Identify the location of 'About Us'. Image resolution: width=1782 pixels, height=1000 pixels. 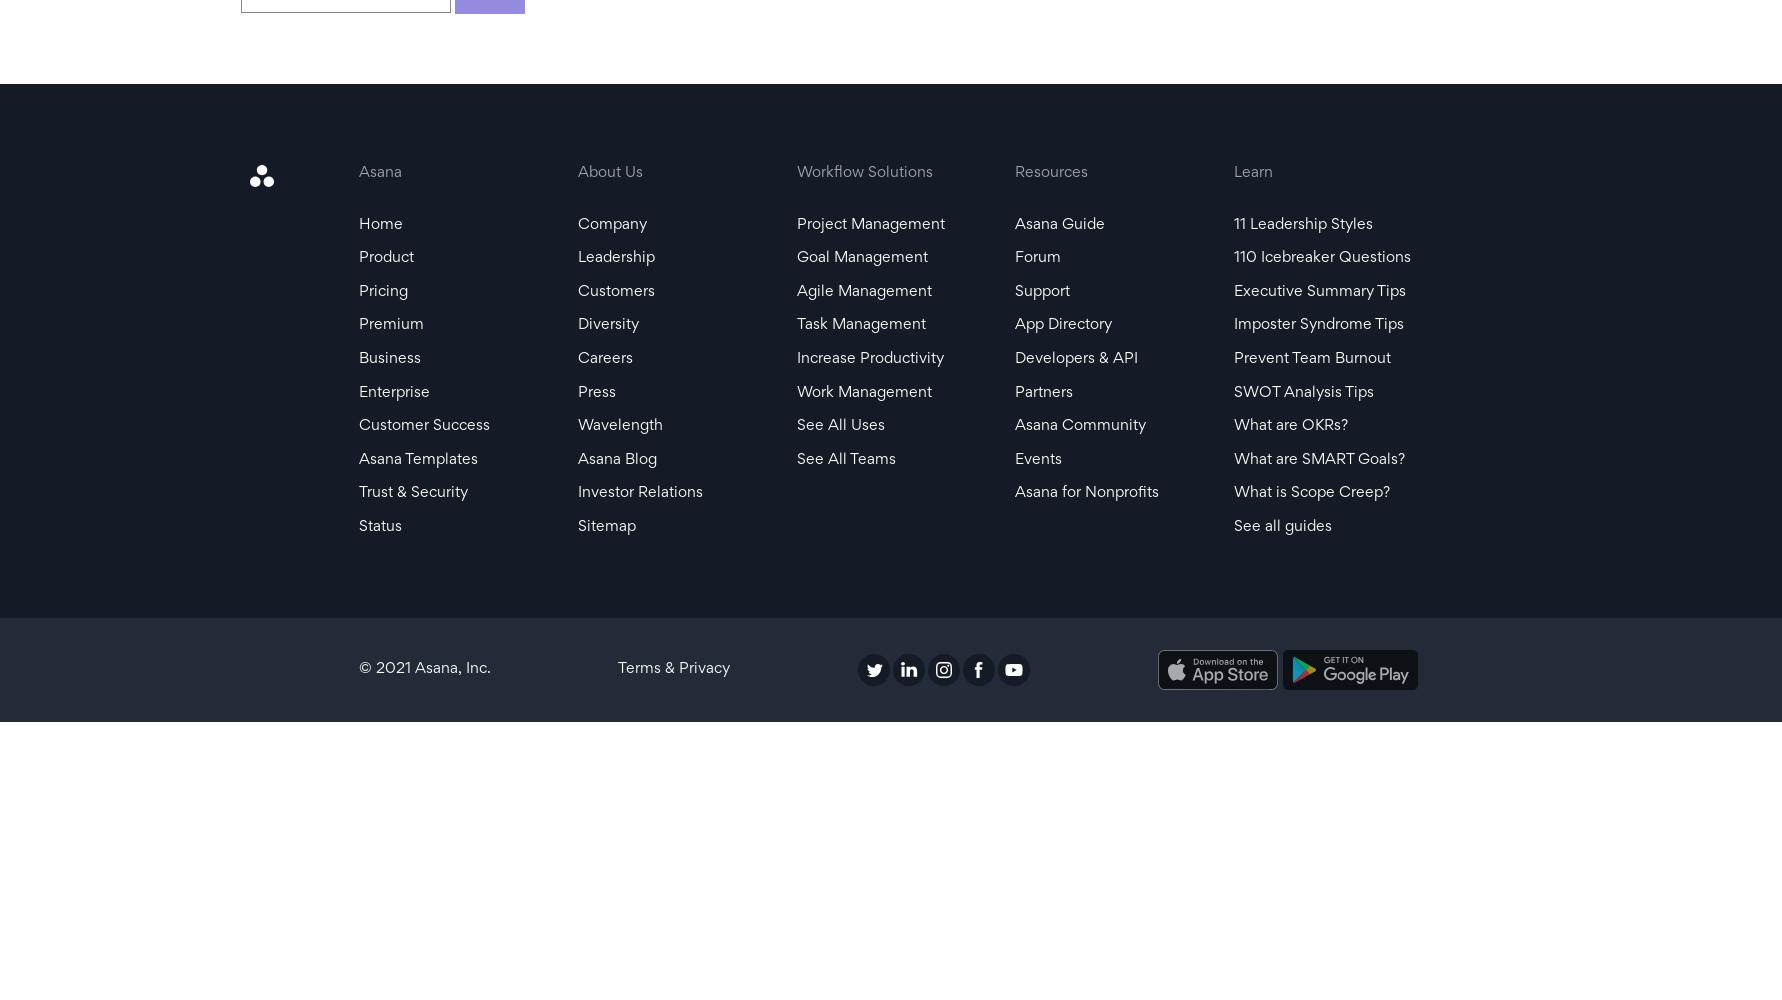
(609, 173).